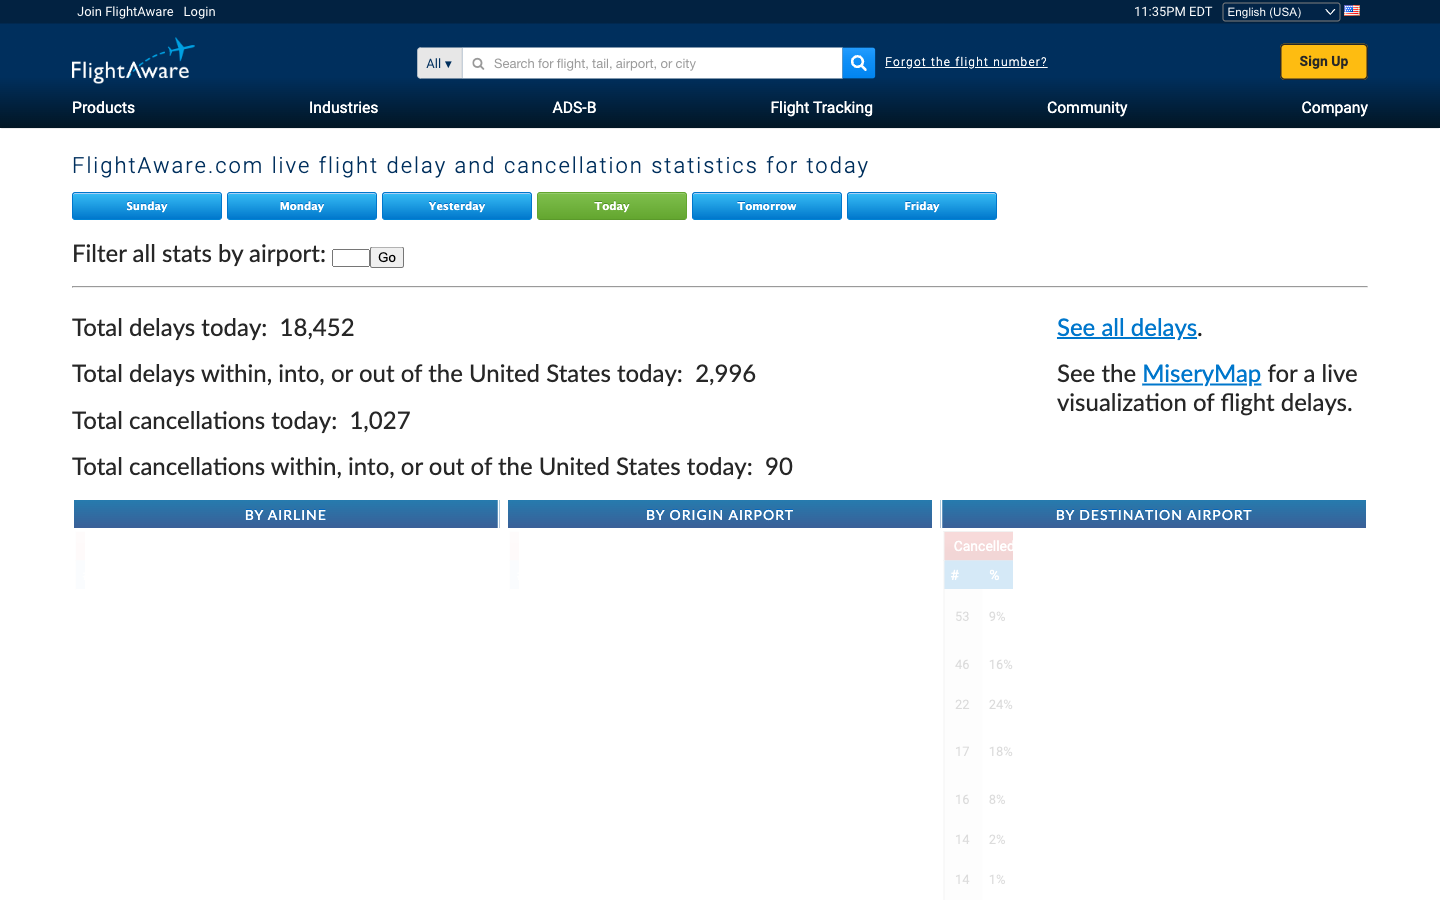  What do you see at coordinates (304, 206) in the screenshot?
I see `Check Flight Aware live flight delay and cancellation statistics for Monday` at bounding box center [304, 206].